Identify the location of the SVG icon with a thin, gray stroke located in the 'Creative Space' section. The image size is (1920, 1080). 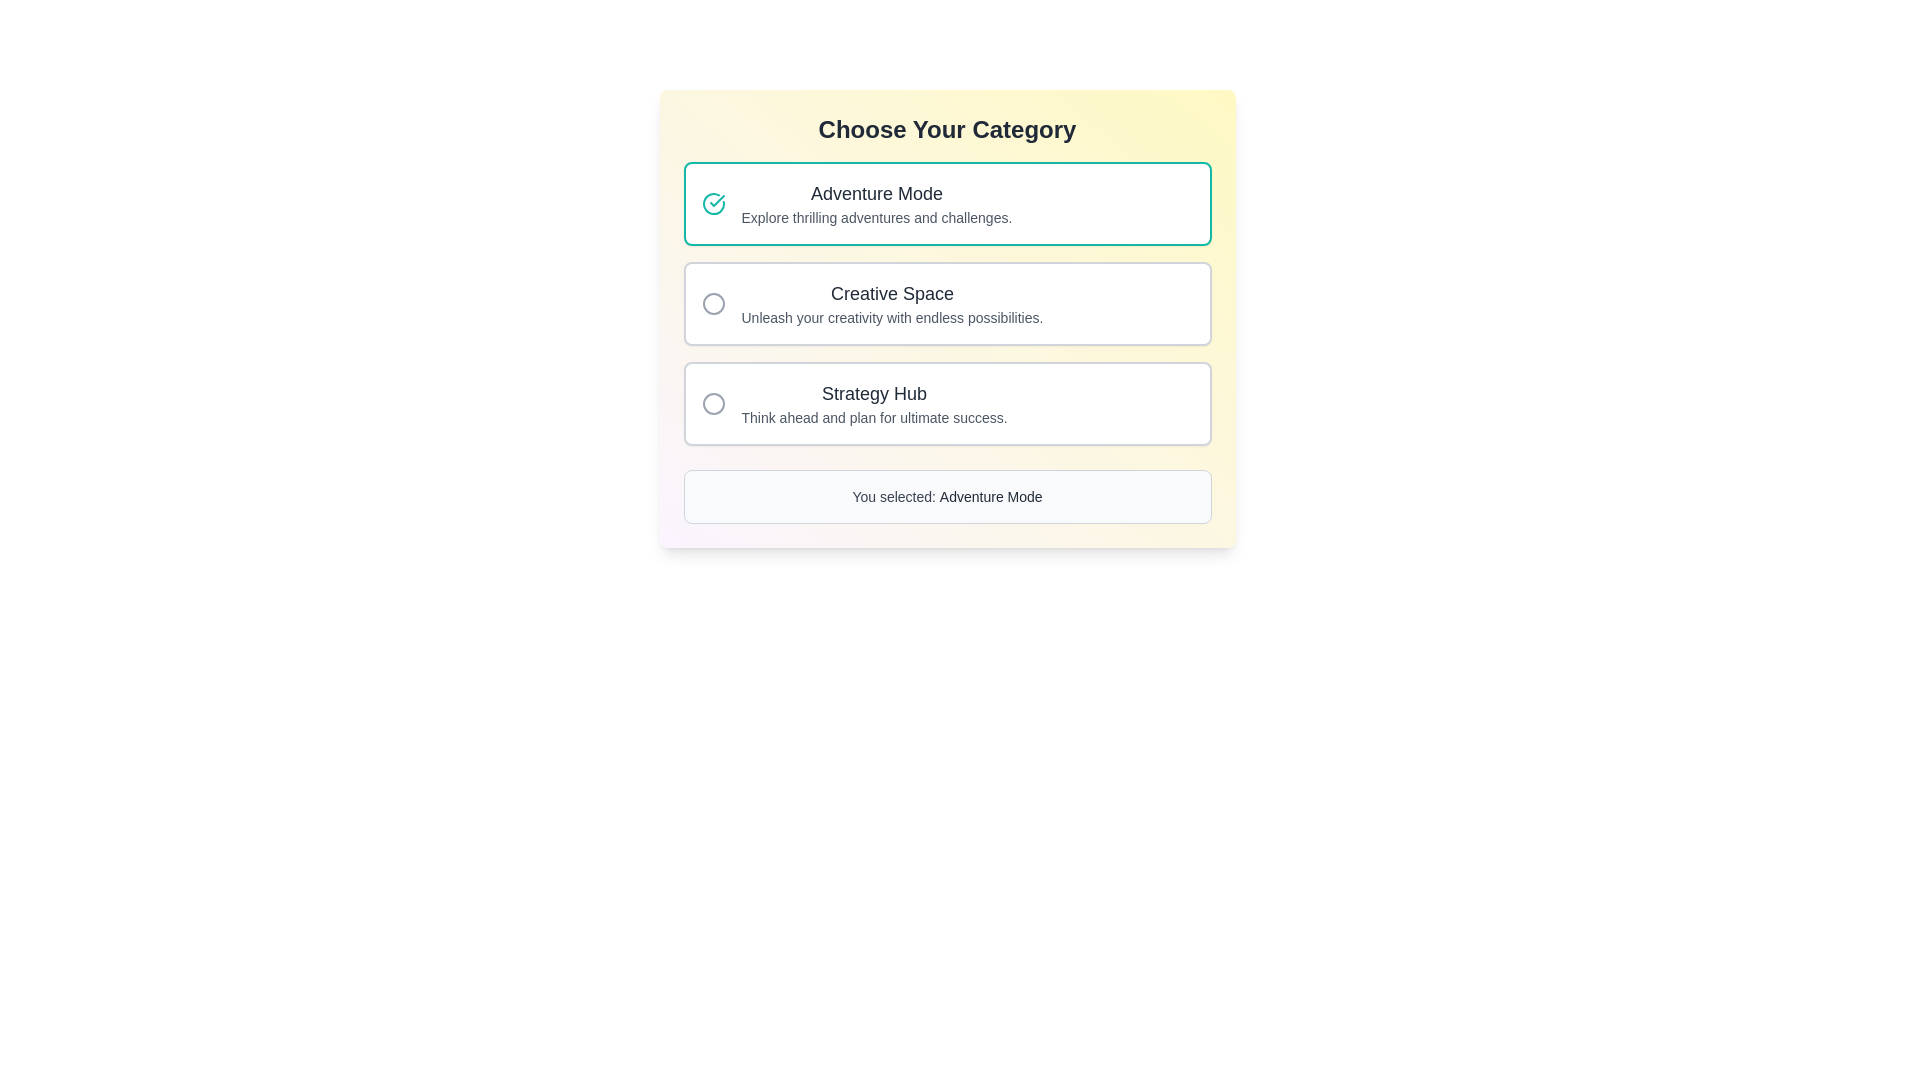
(713, 304).